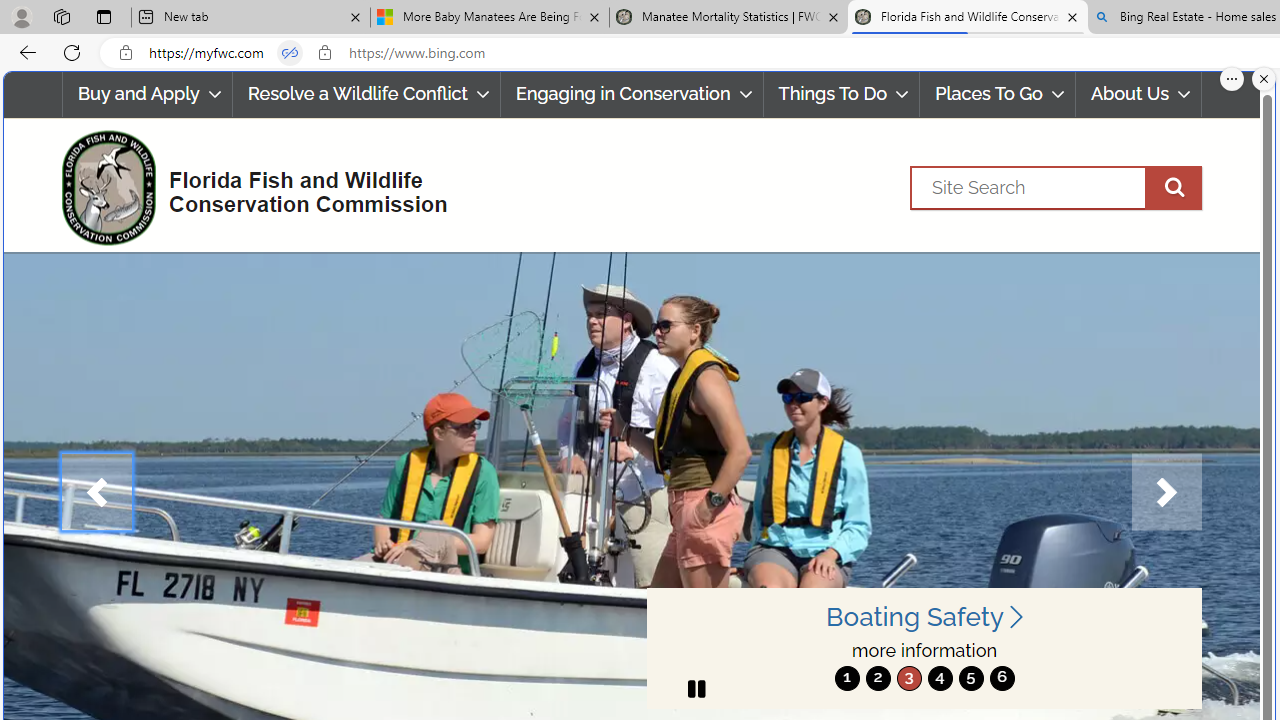 The image size is (1280, 720). I want to click on 'Places To Go', so click(997, 94).